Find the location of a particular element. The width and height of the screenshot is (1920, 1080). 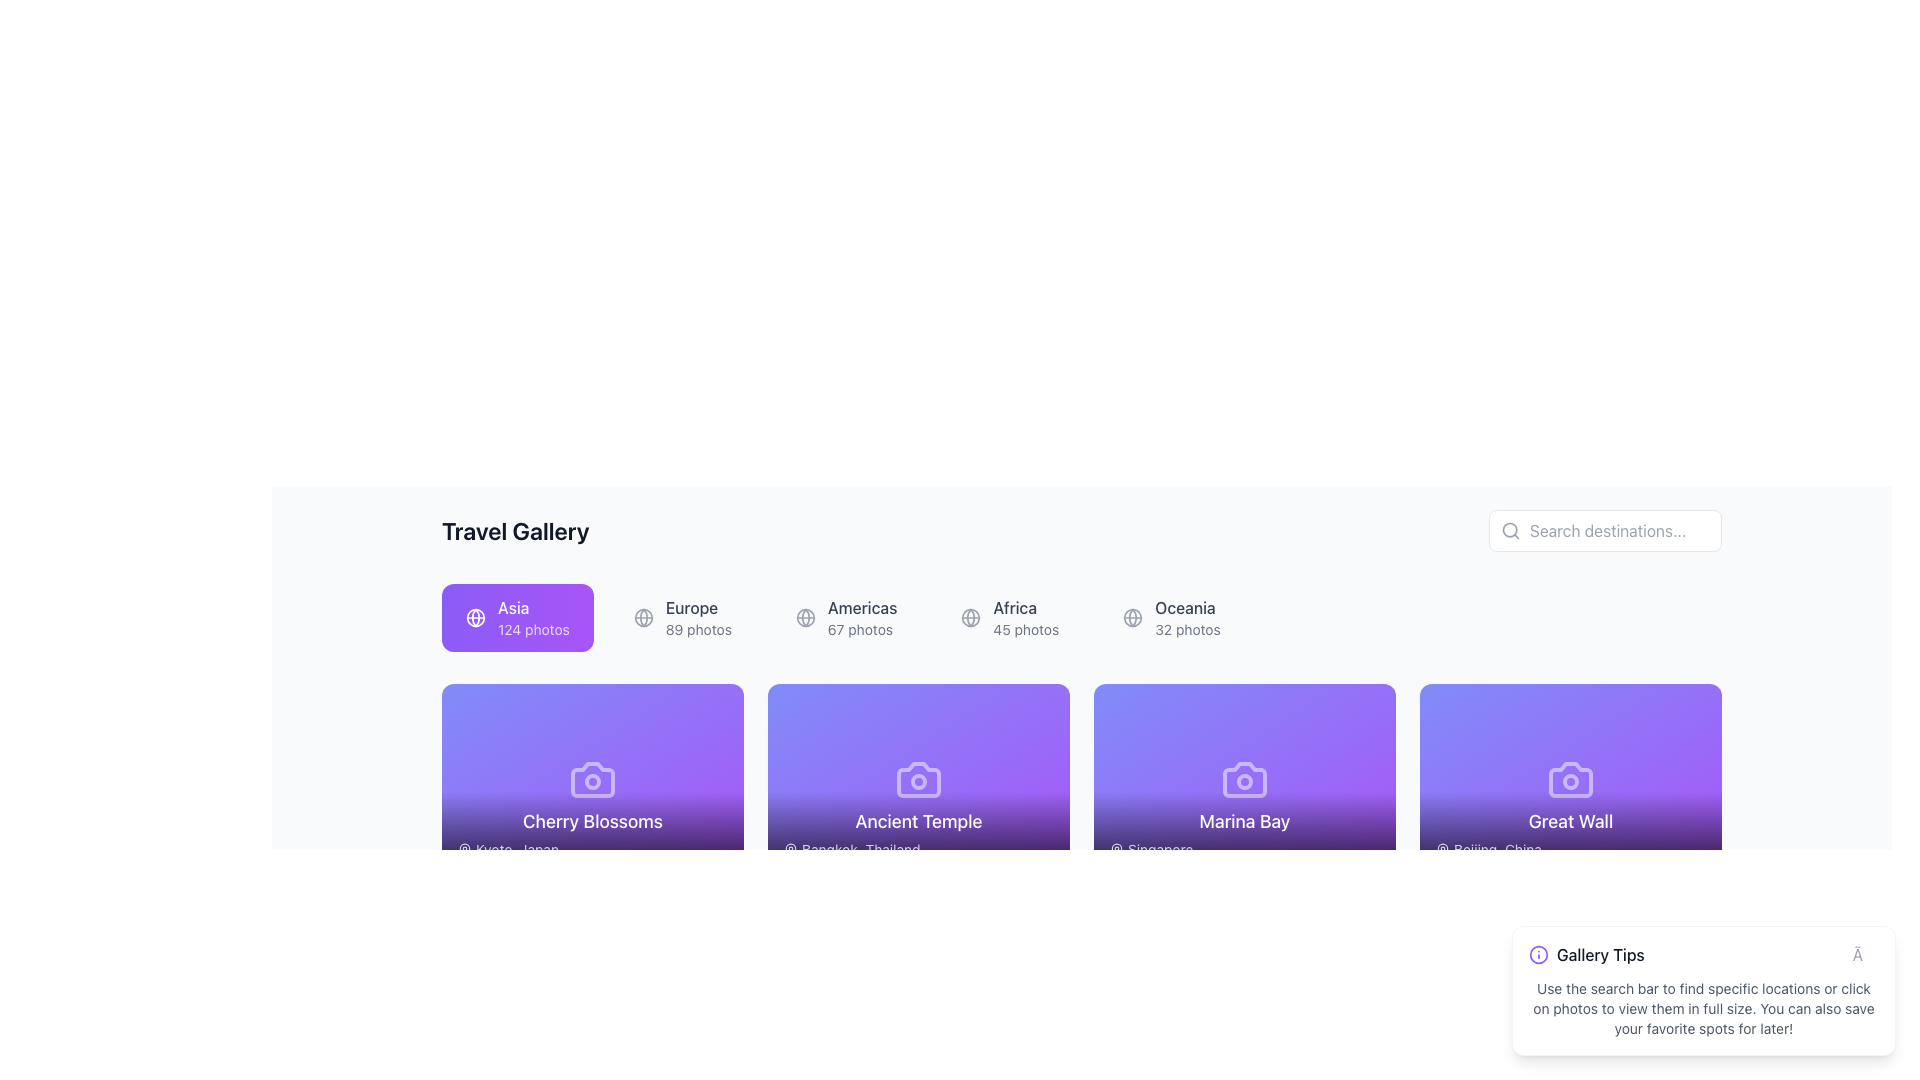

the informational text block displaying 'Great Wall' located at the bottom section of the card with a gradient background is located at coordinates (1569, 833).